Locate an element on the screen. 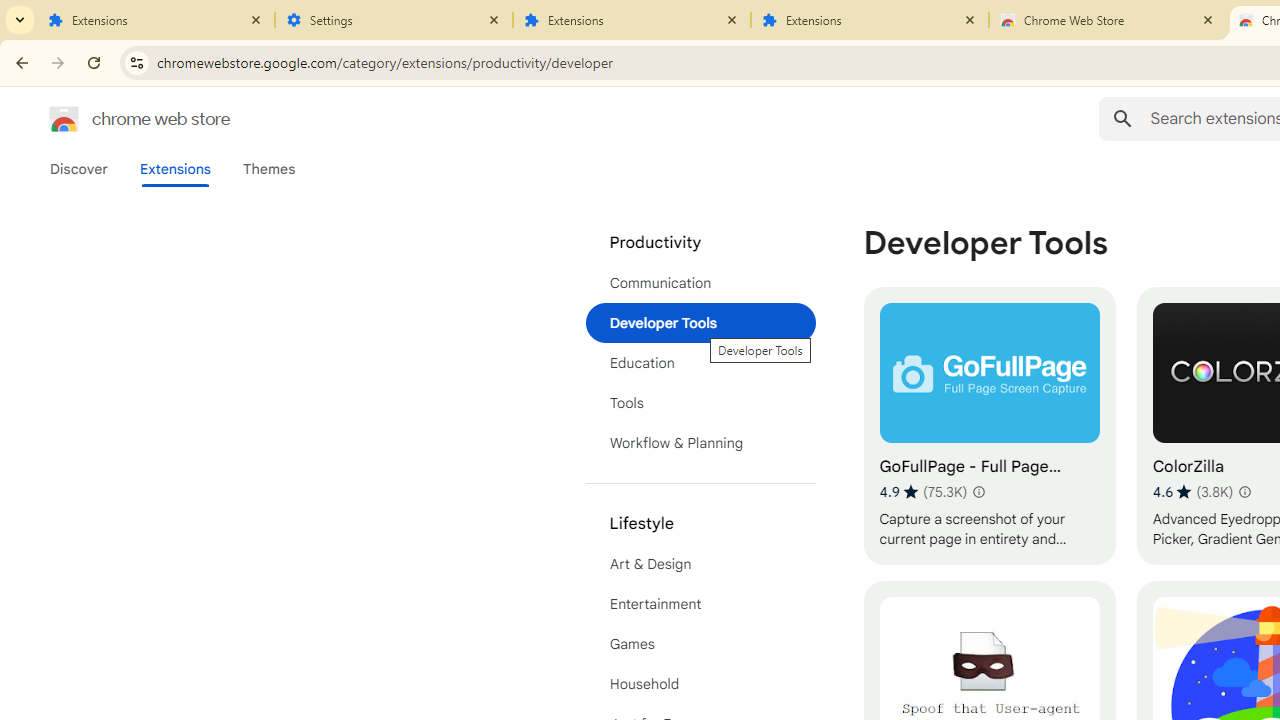 The width and height of the screenshot is (1280, 720). 'Learn more about results and reviews "ColorZilla"' is located at coordinates (1243, 492).